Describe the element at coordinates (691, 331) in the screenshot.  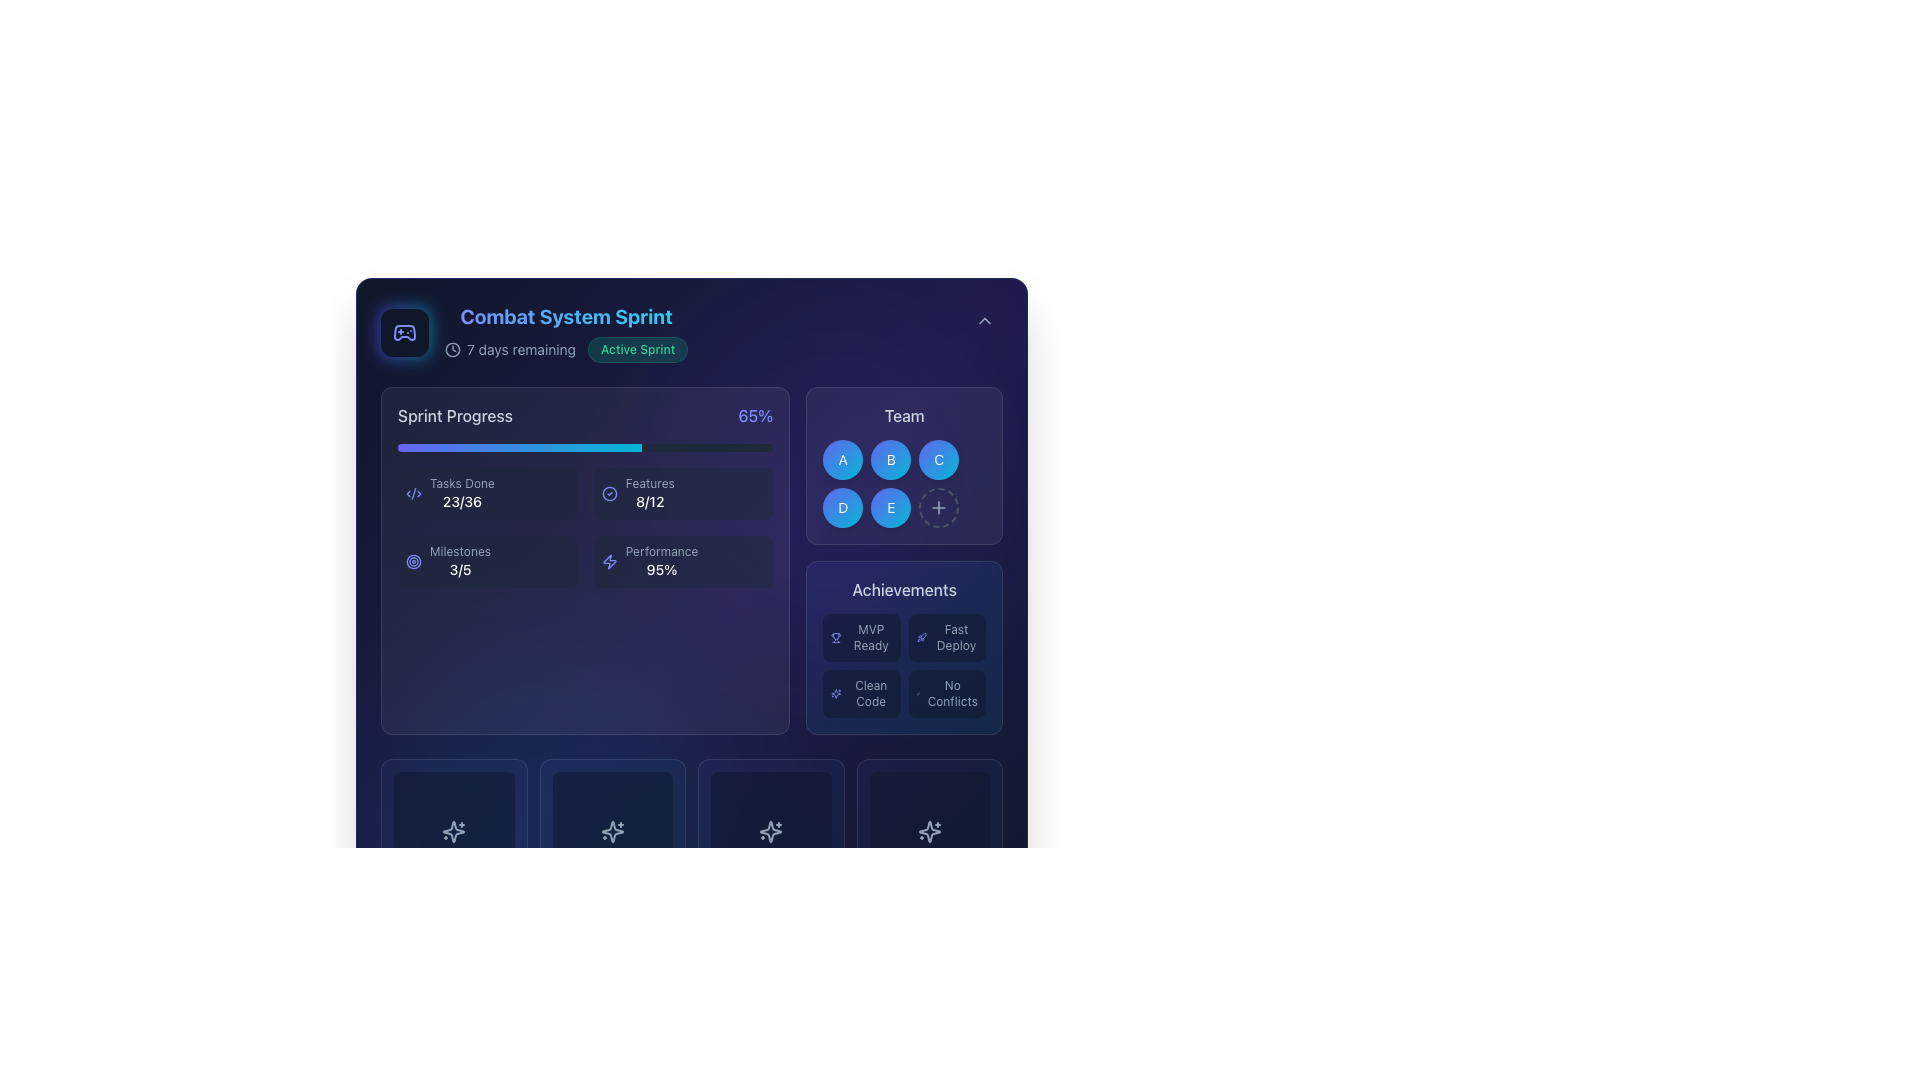
I see `the buttons associated with the 'Combat System Sprint' informational block, which includes the title and status information located at the top left of the interface` at that location.